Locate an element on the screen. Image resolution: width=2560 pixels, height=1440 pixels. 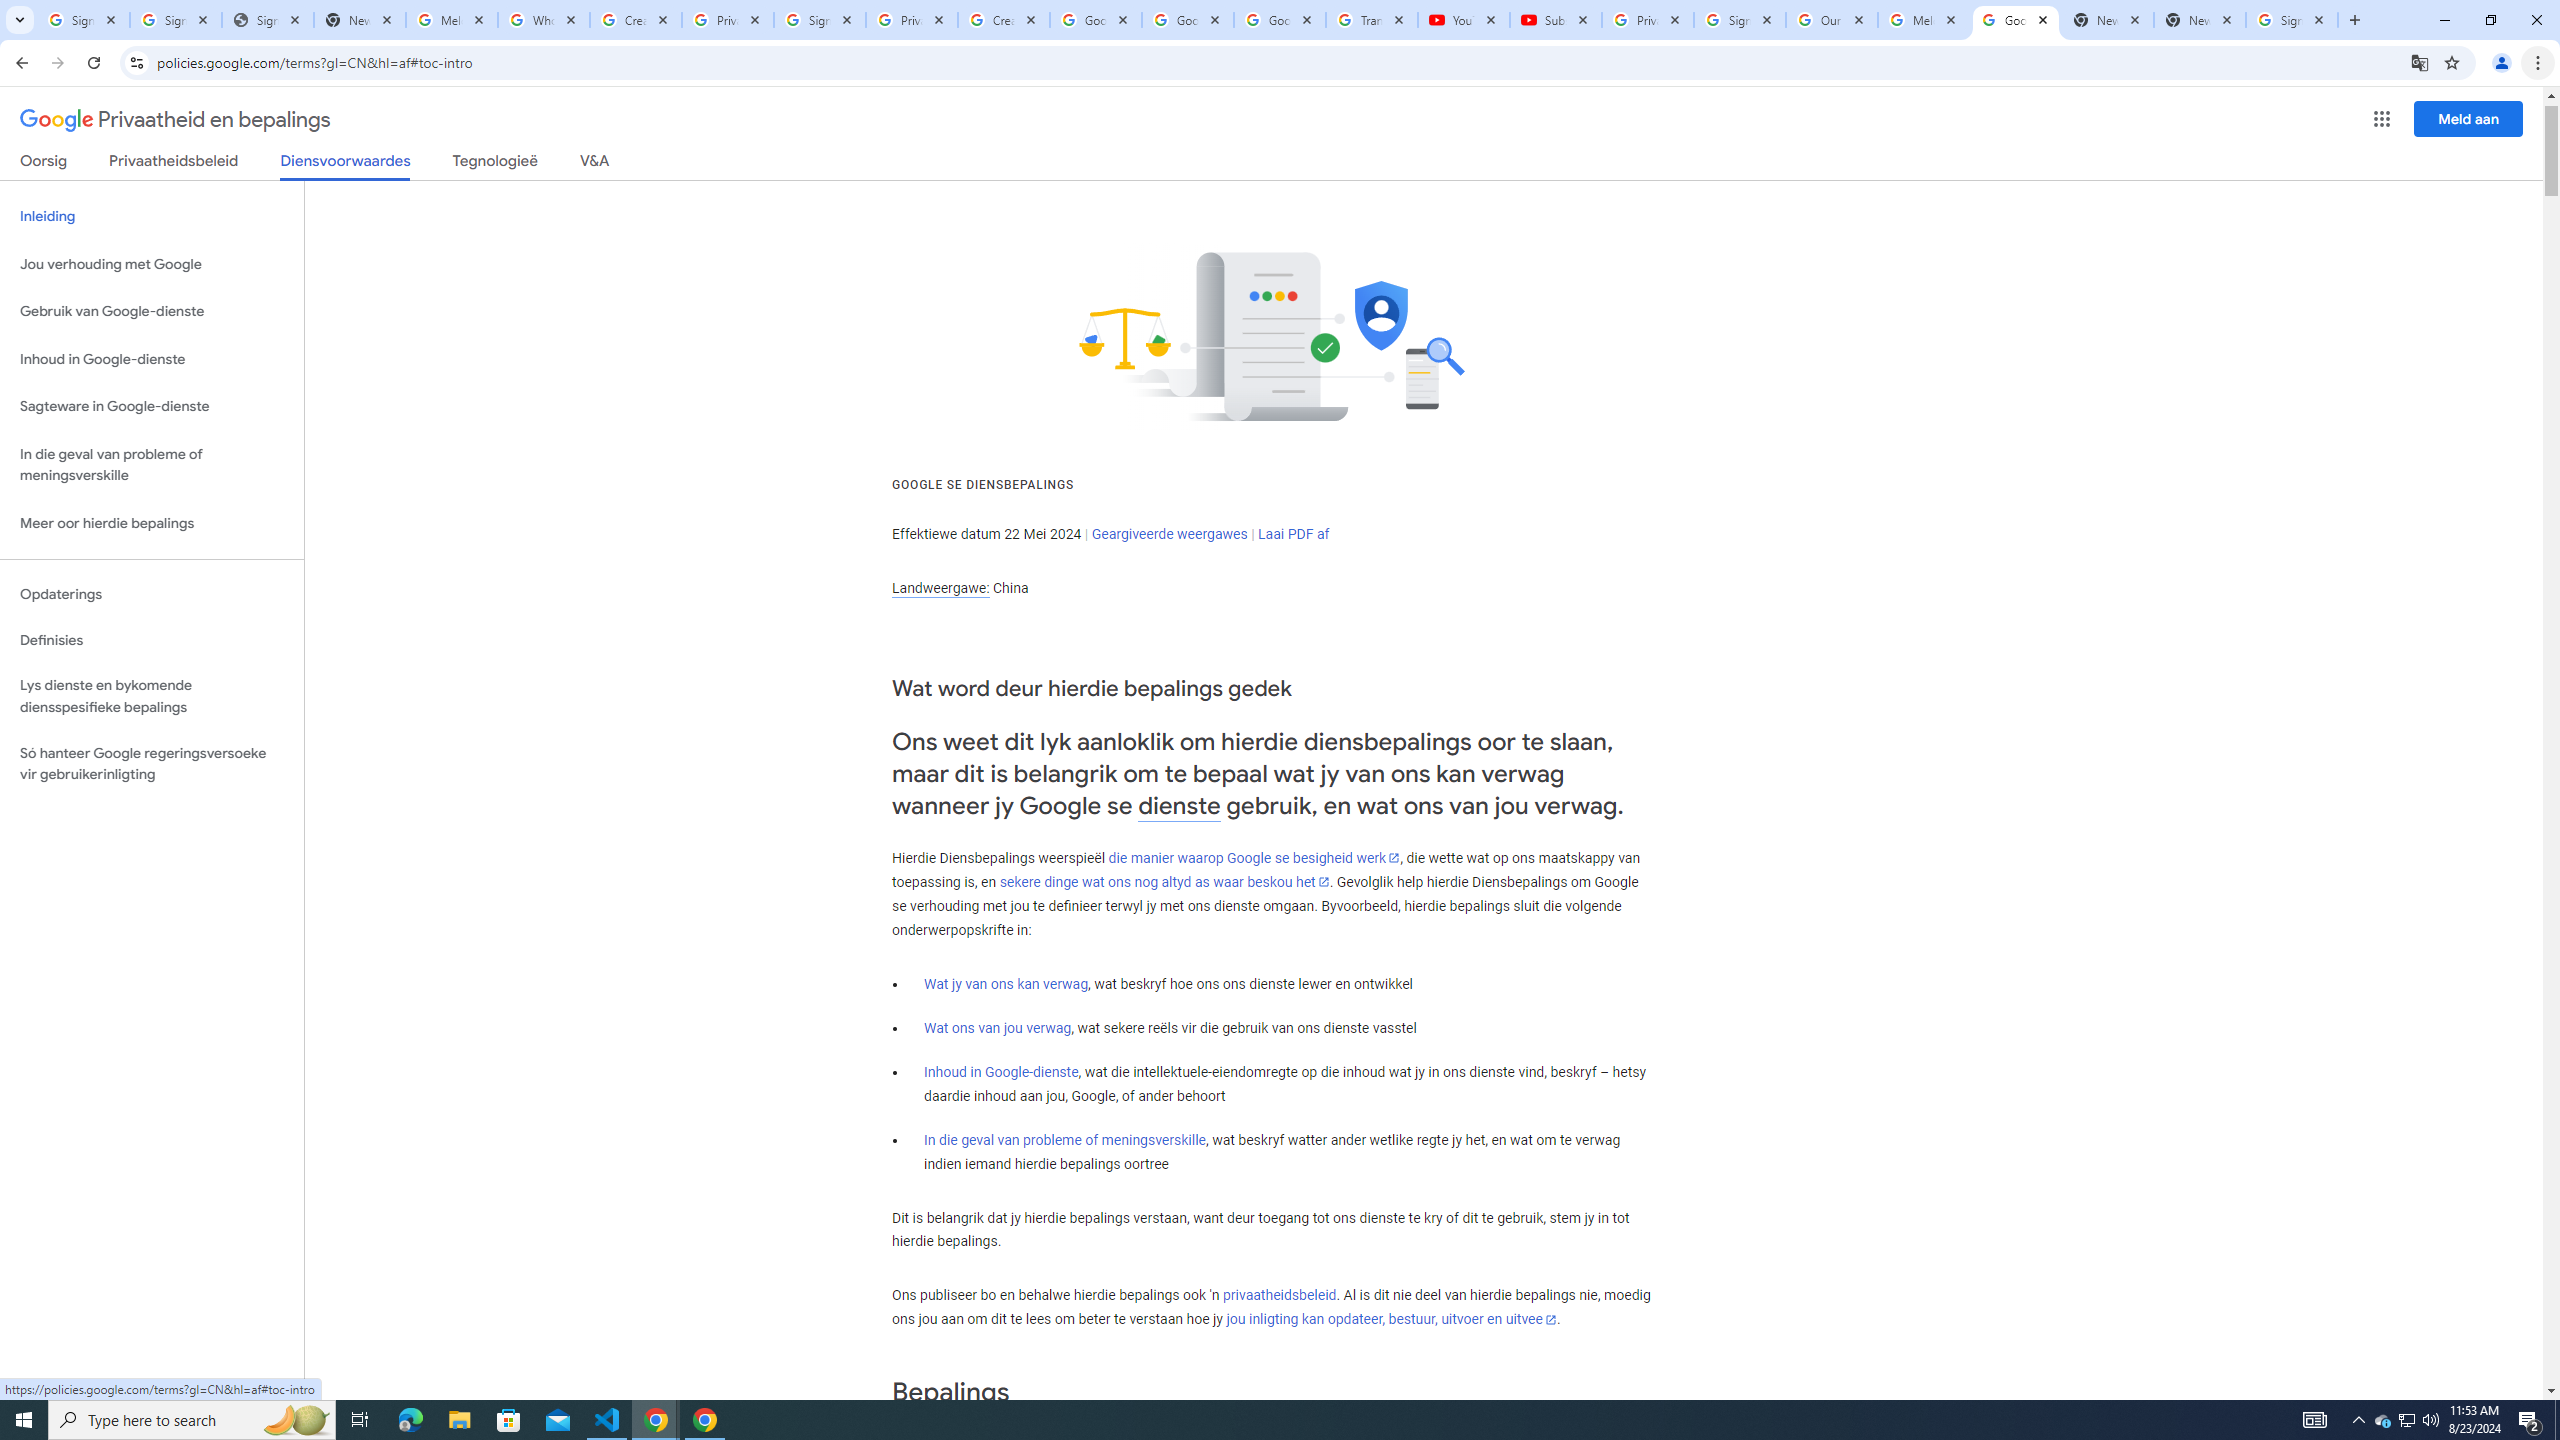
'Sign In - USA TODAY' is located at coordinates (266, 19).